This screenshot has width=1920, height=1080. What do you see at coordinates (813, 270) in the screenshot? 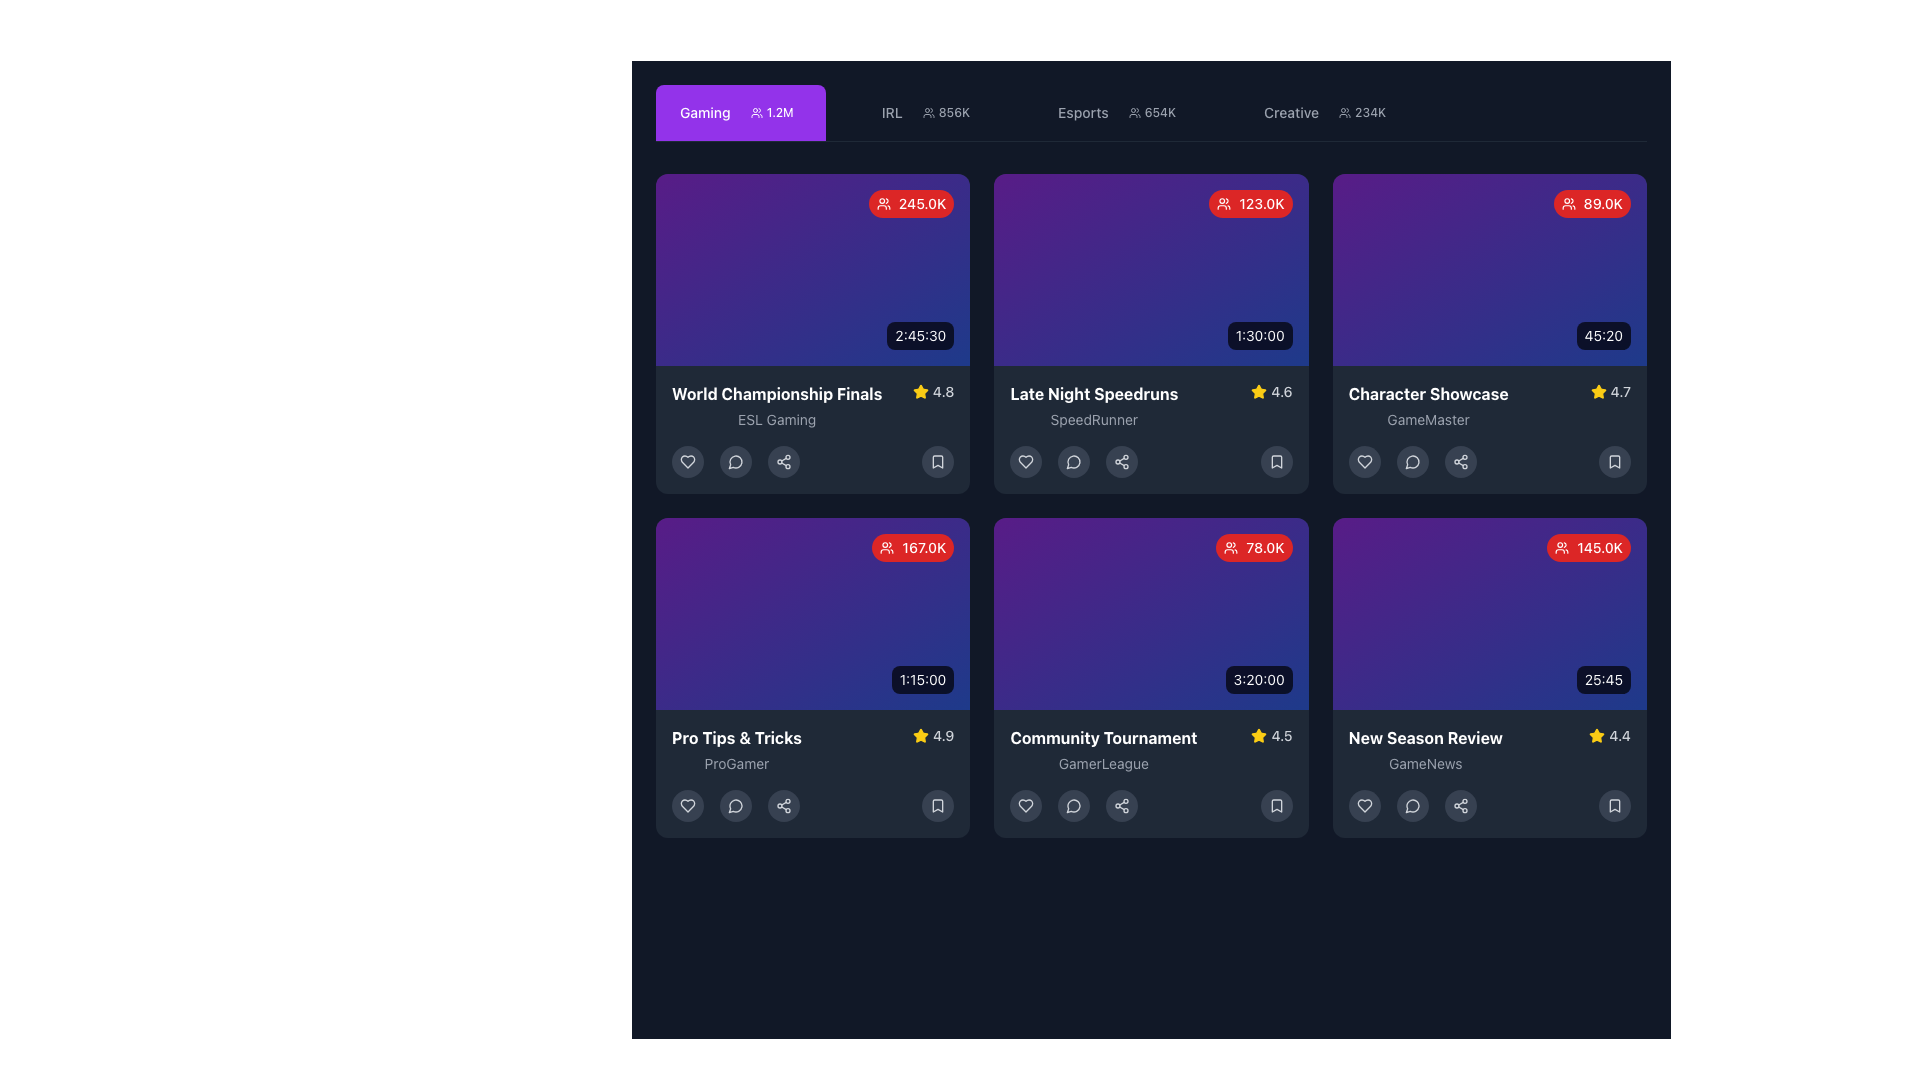
I see `the Content display card located in the top-left corner of the grid layout, which features a gradient background, a red circular badge with '245.0K', and a black rectangular badge with '2:45:30'` at bounding box center [813, 270].